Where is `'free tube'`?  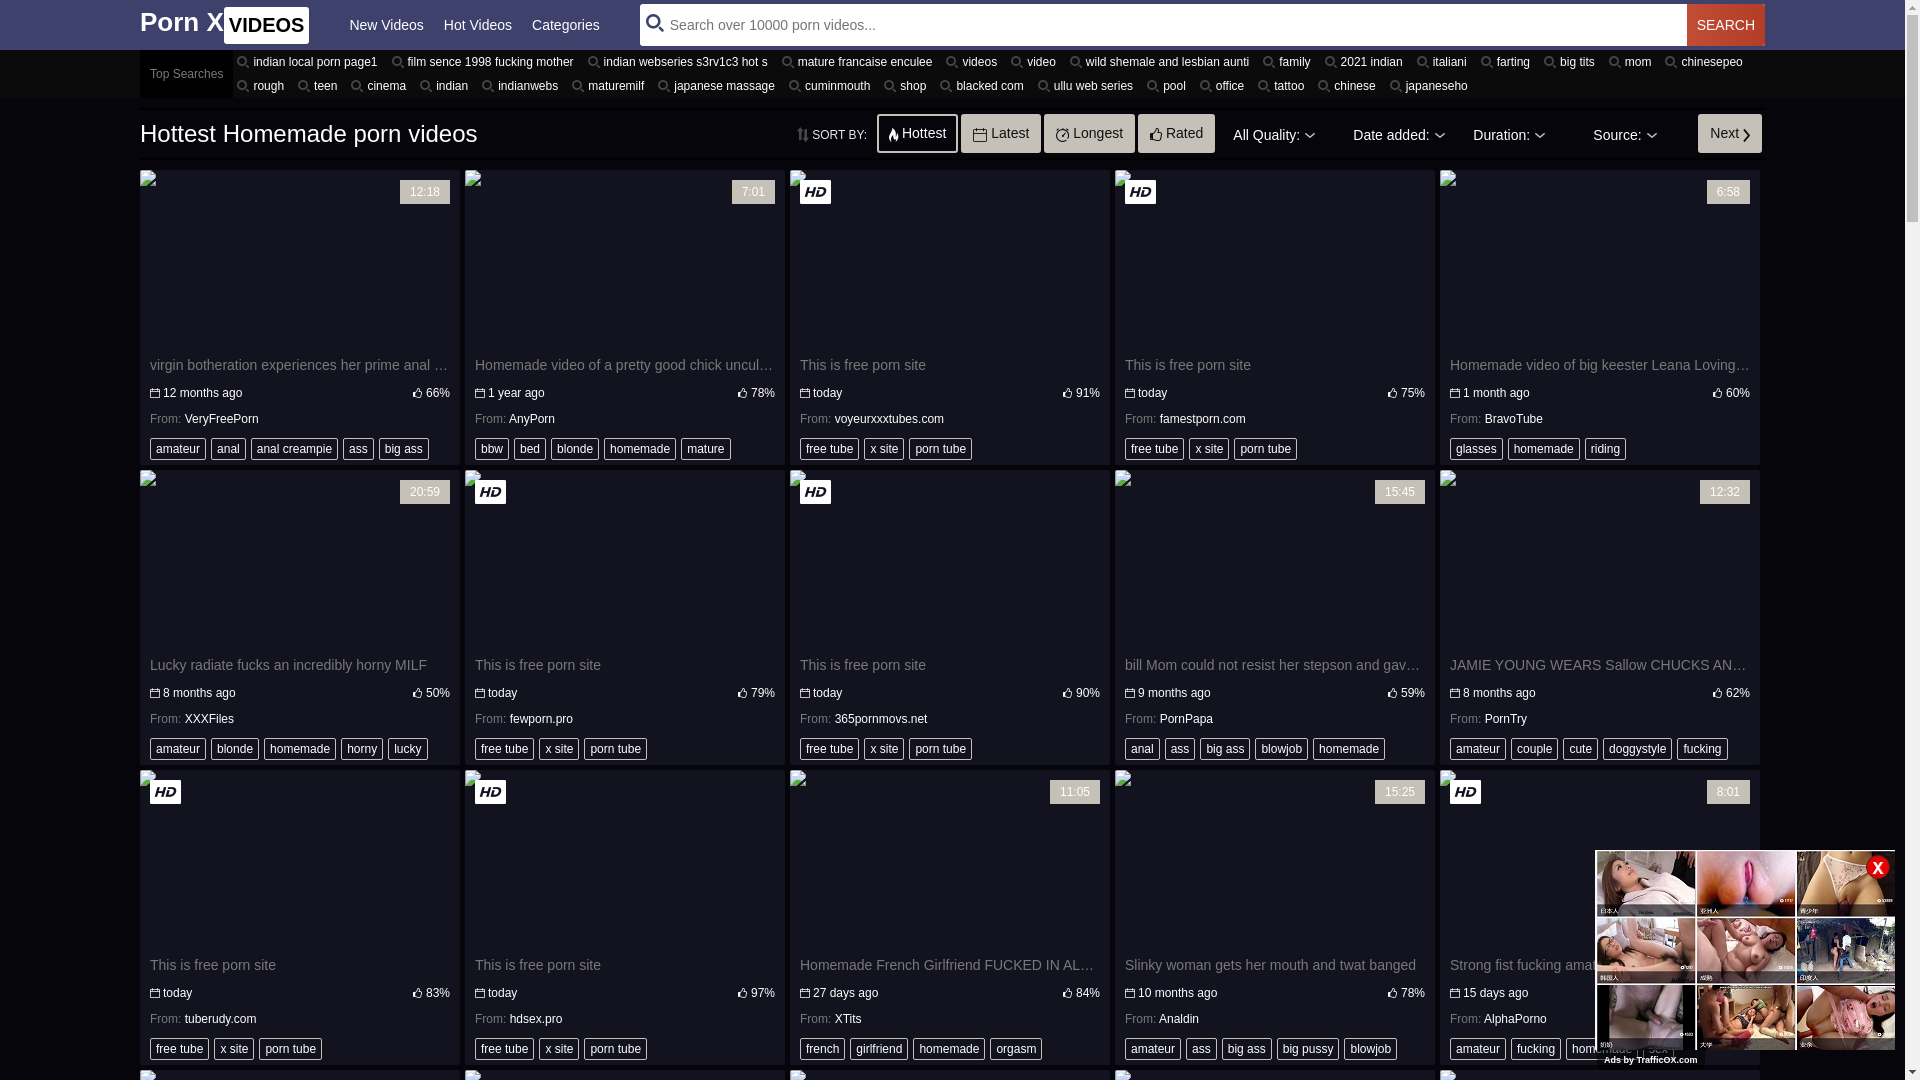
'free tube' is located at coordinates (800, 447).